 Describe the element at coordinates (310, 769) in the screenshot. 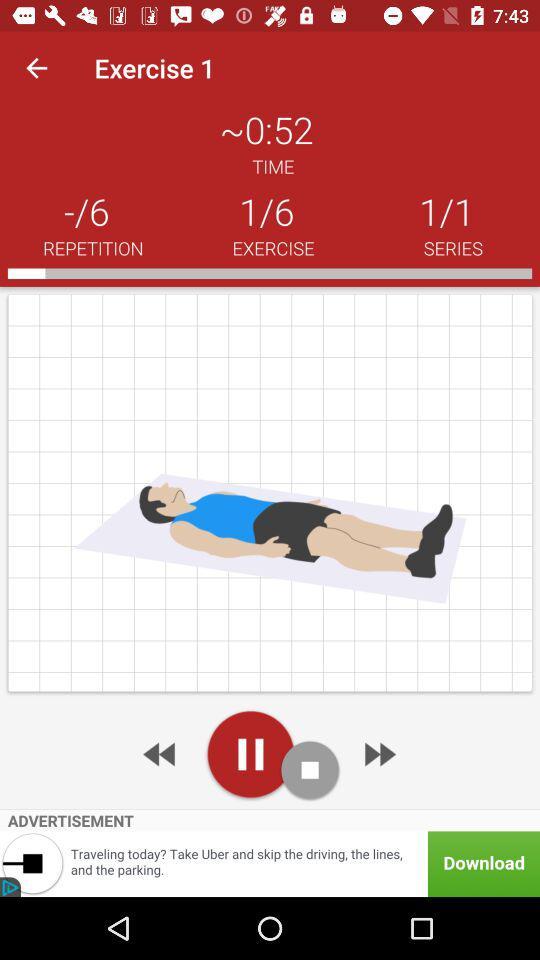

I see `stop the playback` at that location.